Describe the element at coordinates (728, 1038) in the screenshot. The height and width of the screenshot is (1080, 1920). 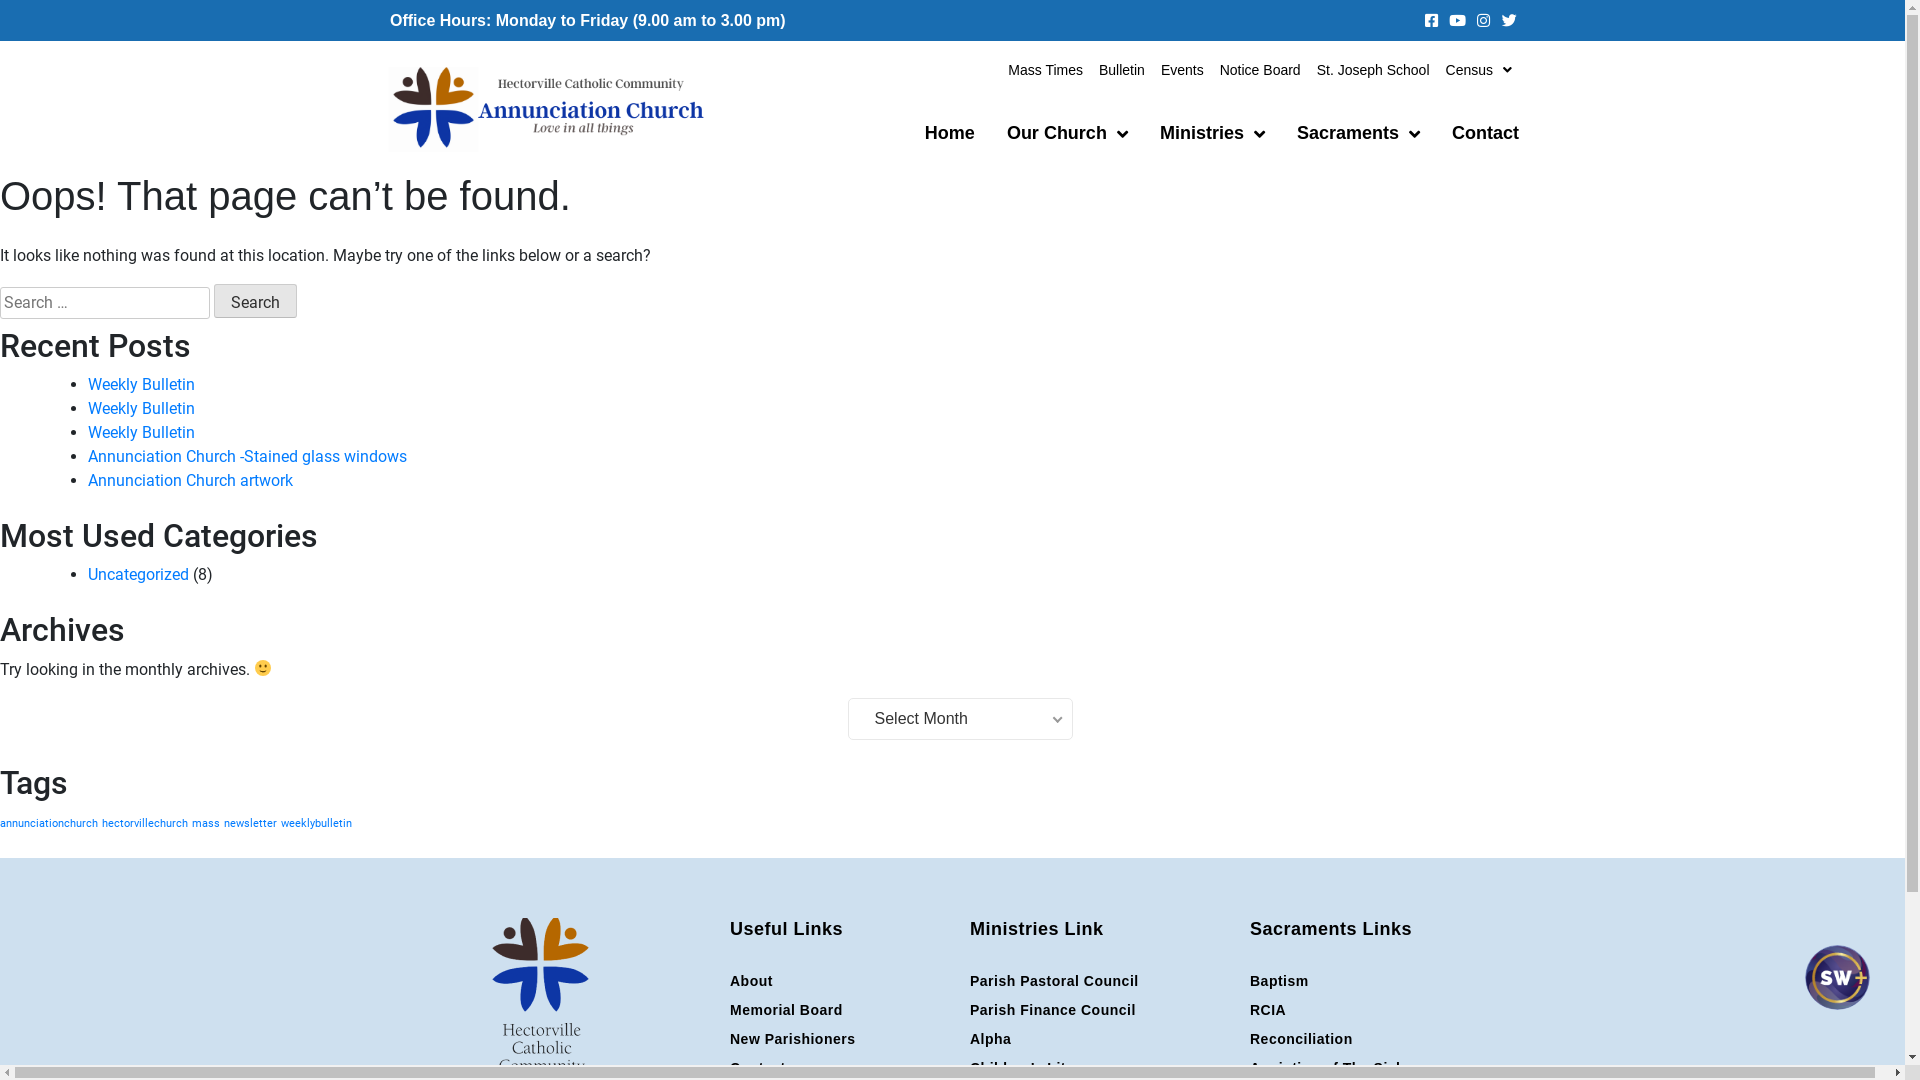
I see `'New Parishioners'` at that location.